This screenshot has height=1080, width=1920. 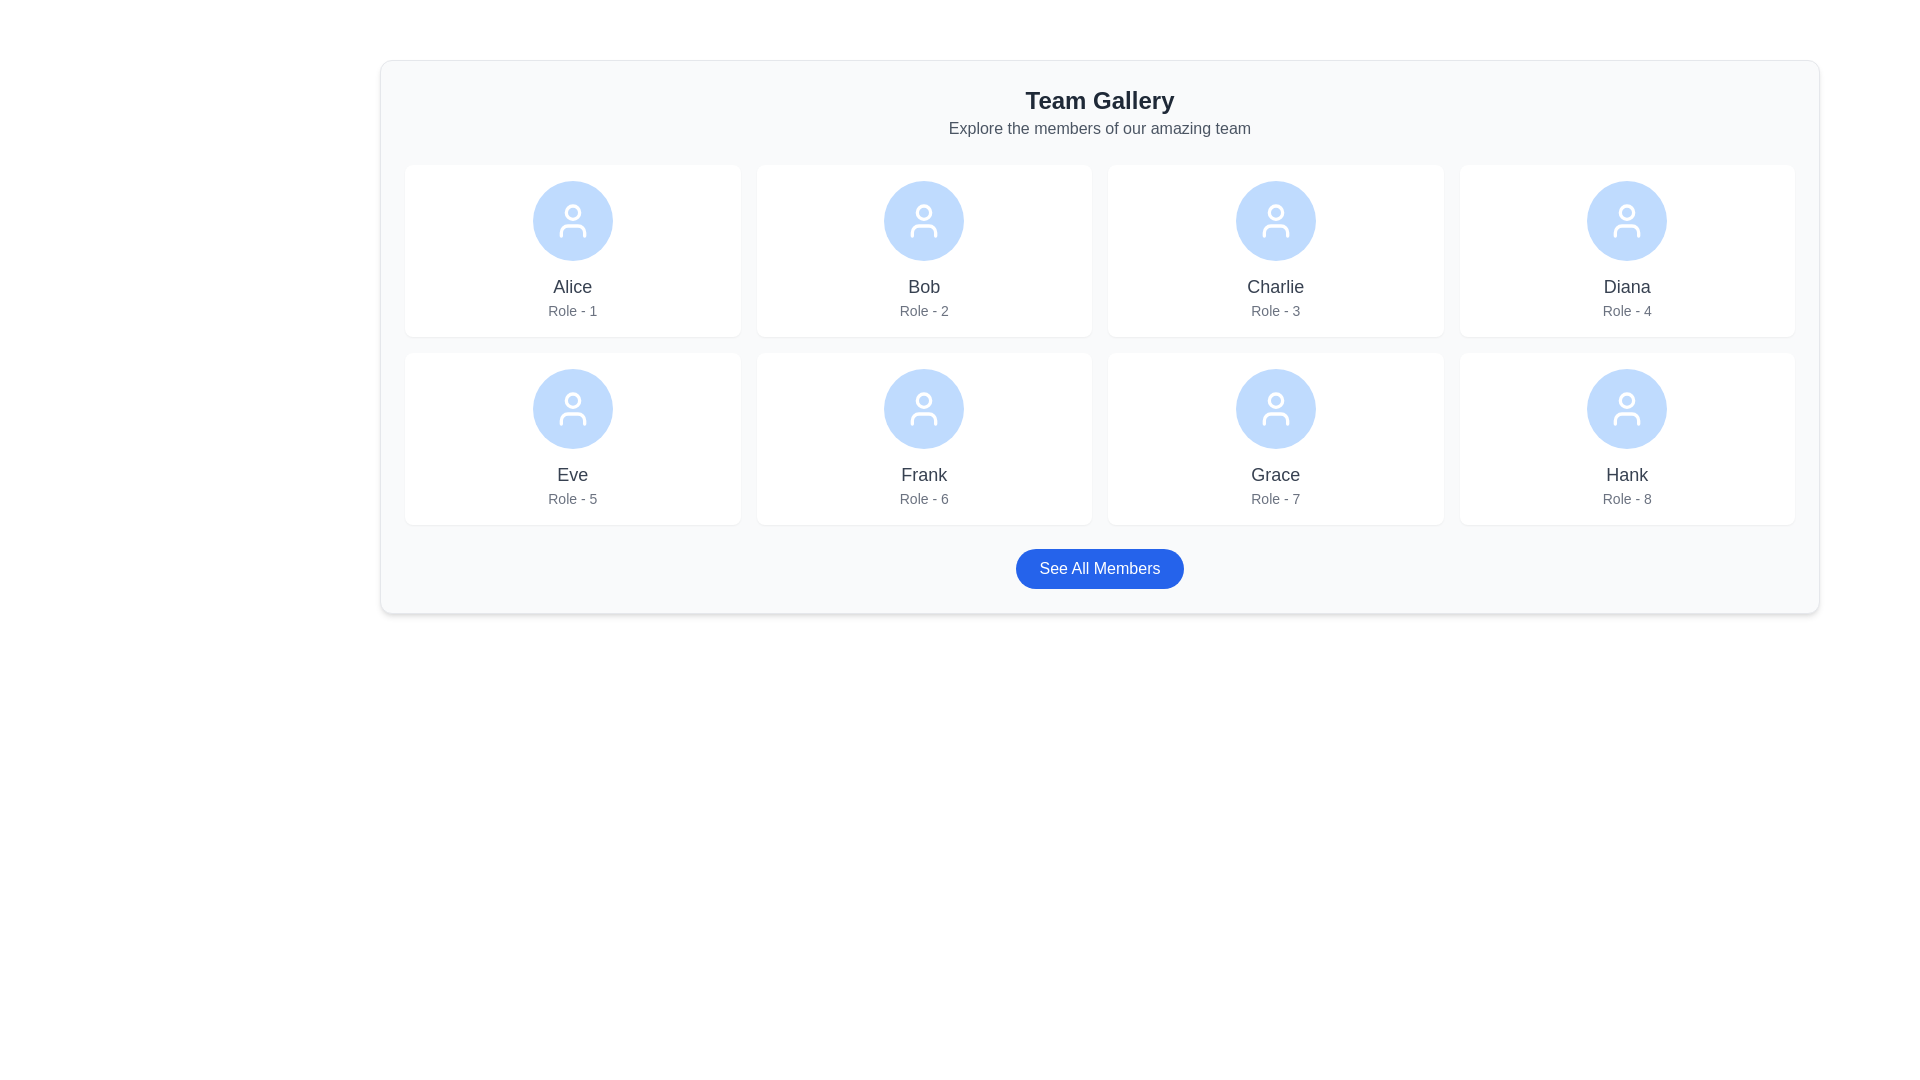 I want to click on styling of the text label displaying 'Grace', which is centered within the lower portion of a card structure, so click(x=1274, y=474).